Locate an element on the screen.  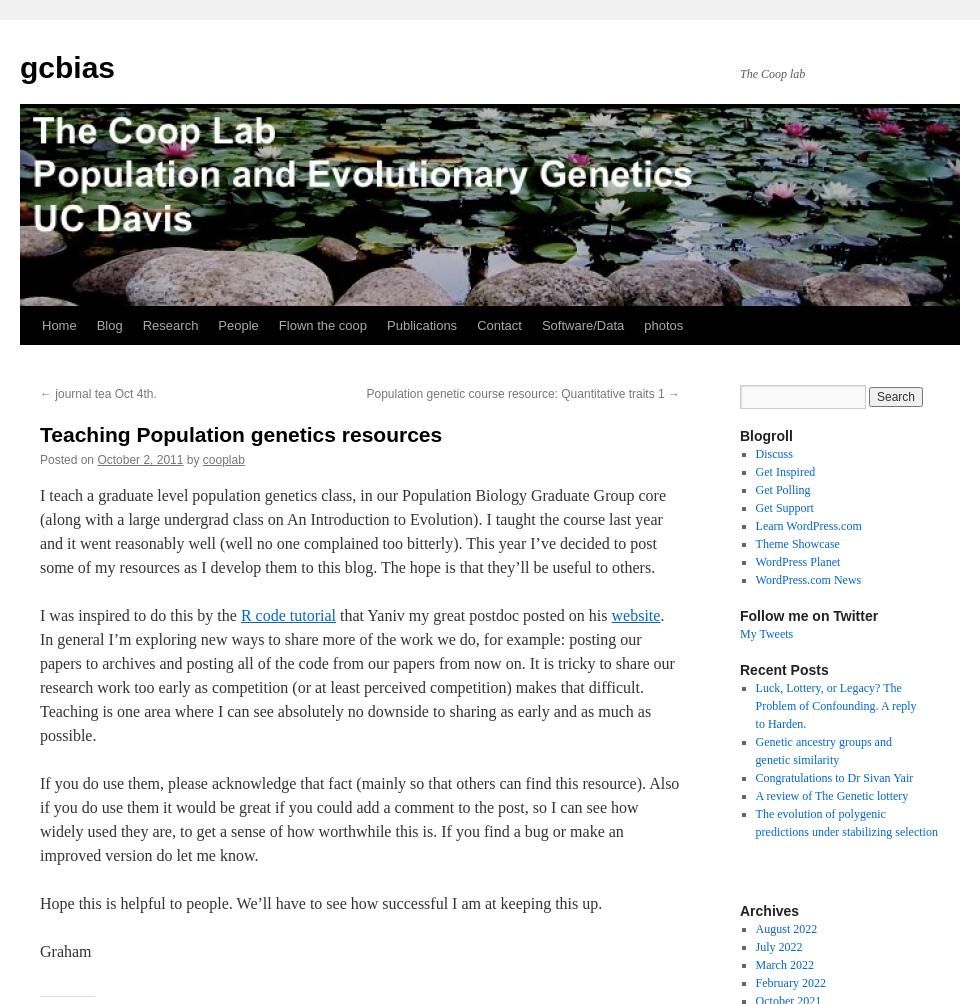
'Theme Showcase' is located at coordinates (754, 543).